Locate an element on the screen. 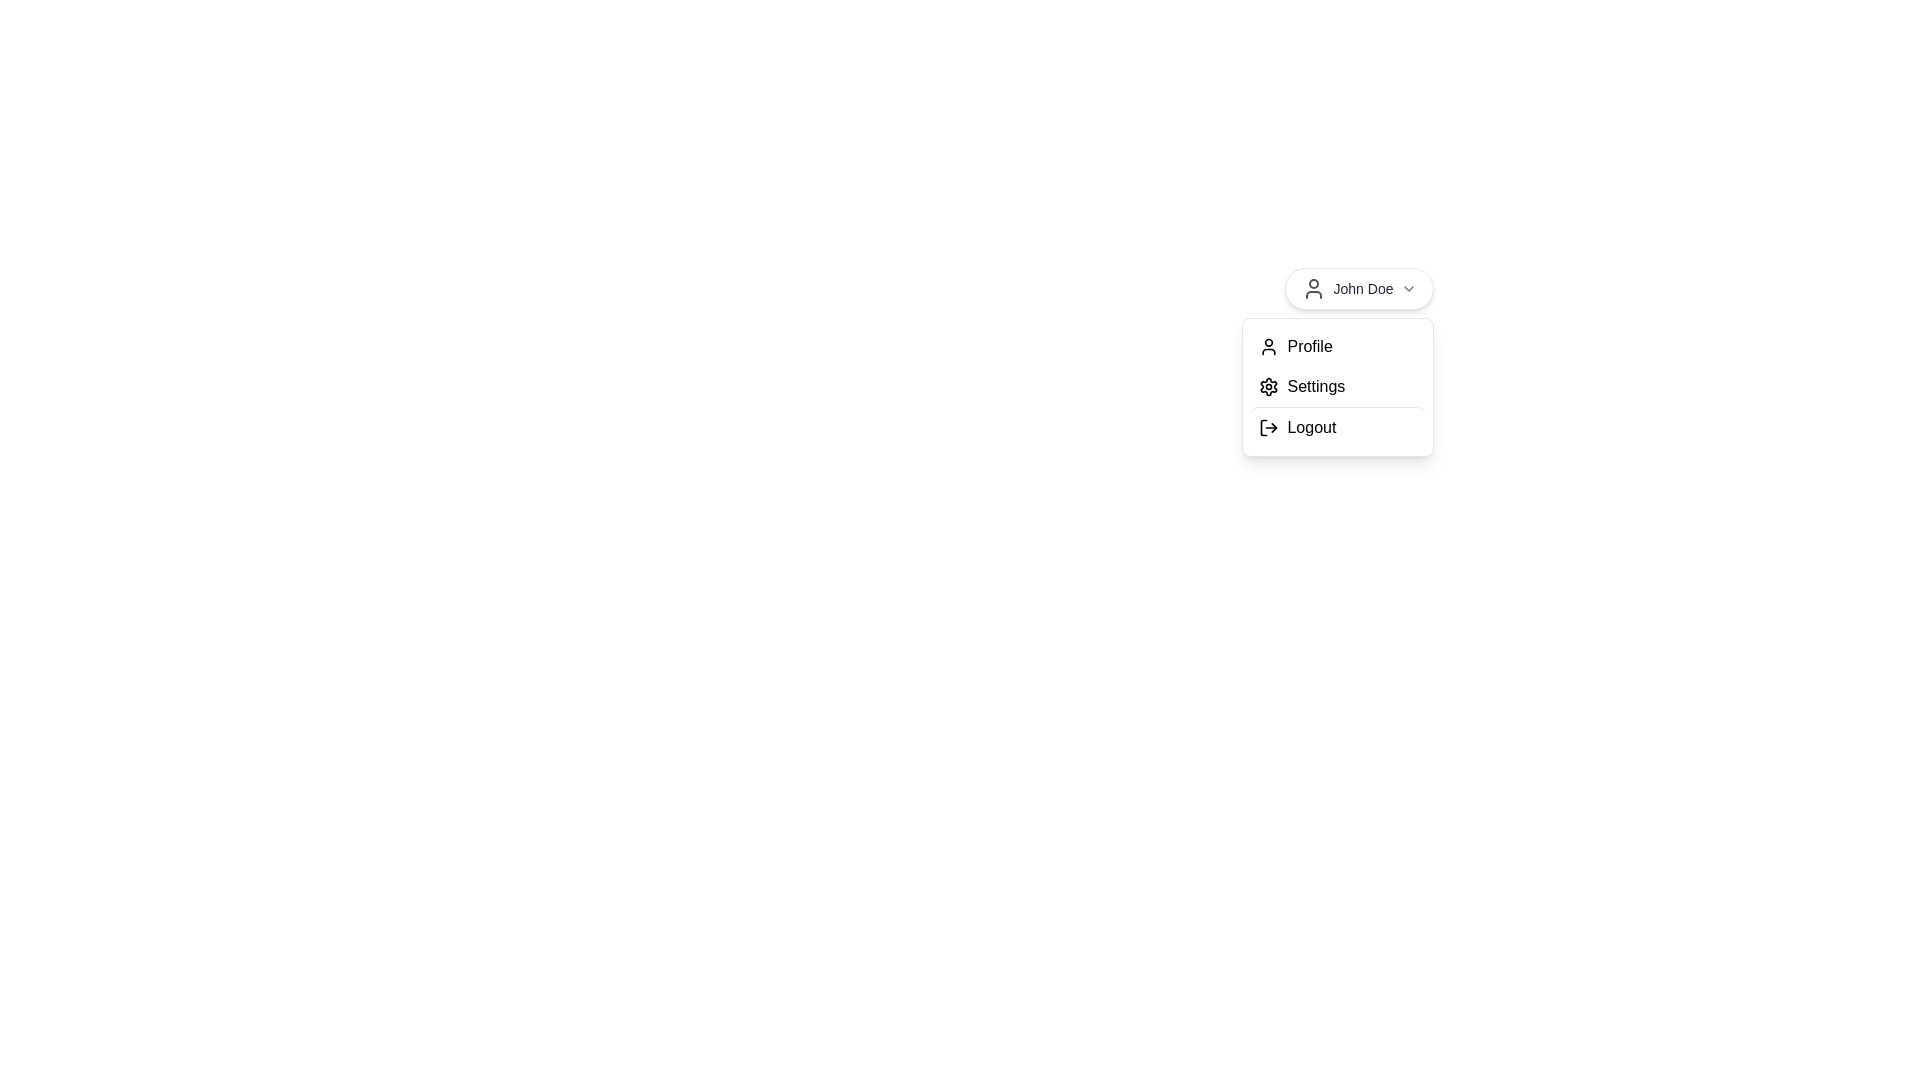 The height and width of the screenshot is (1080, 1920). the 'Settings' menu item located in the vertical dropdown menu is located at coordinates (1338, 387).